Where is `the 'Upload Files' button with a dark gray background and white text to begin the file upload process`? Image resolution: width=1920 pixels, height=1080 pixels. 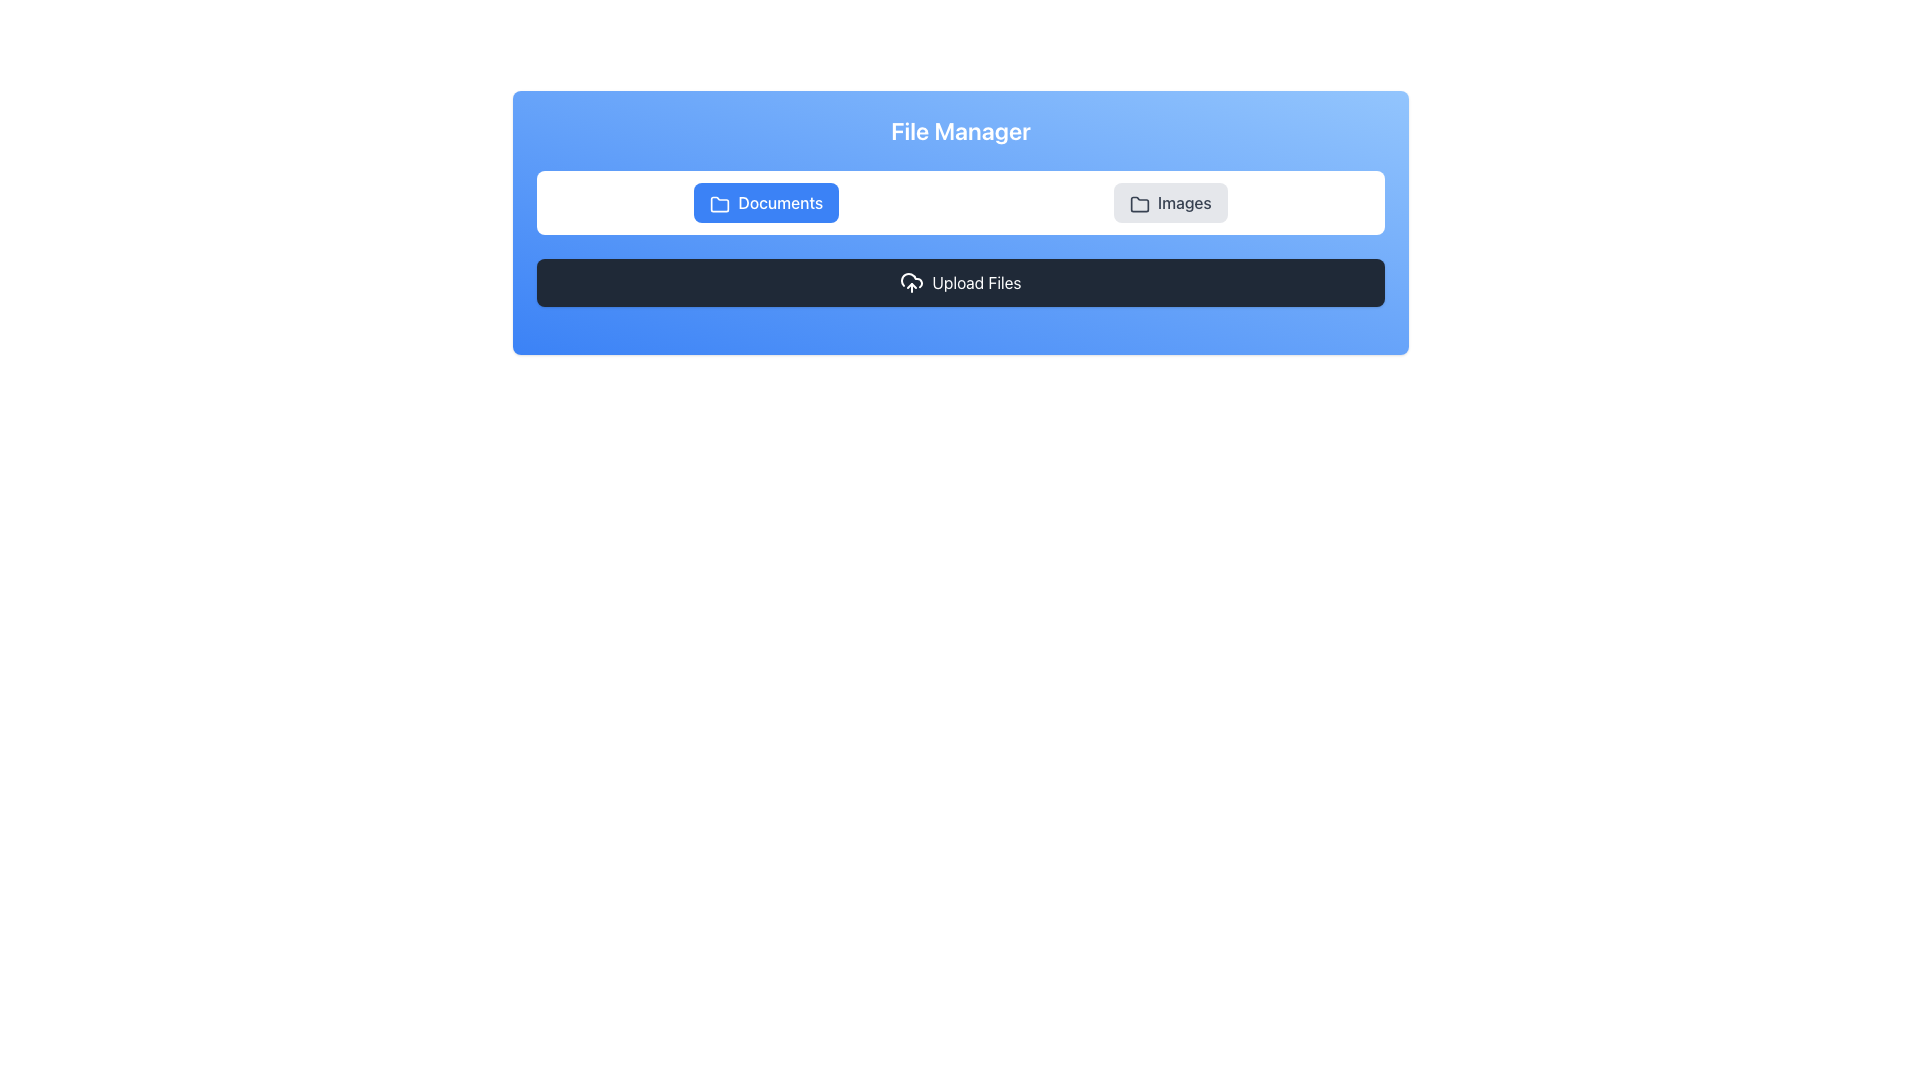 the 'Upload Files' button with a dark gray background and white text to begin the file upload process is located at coordinates (960, 282).